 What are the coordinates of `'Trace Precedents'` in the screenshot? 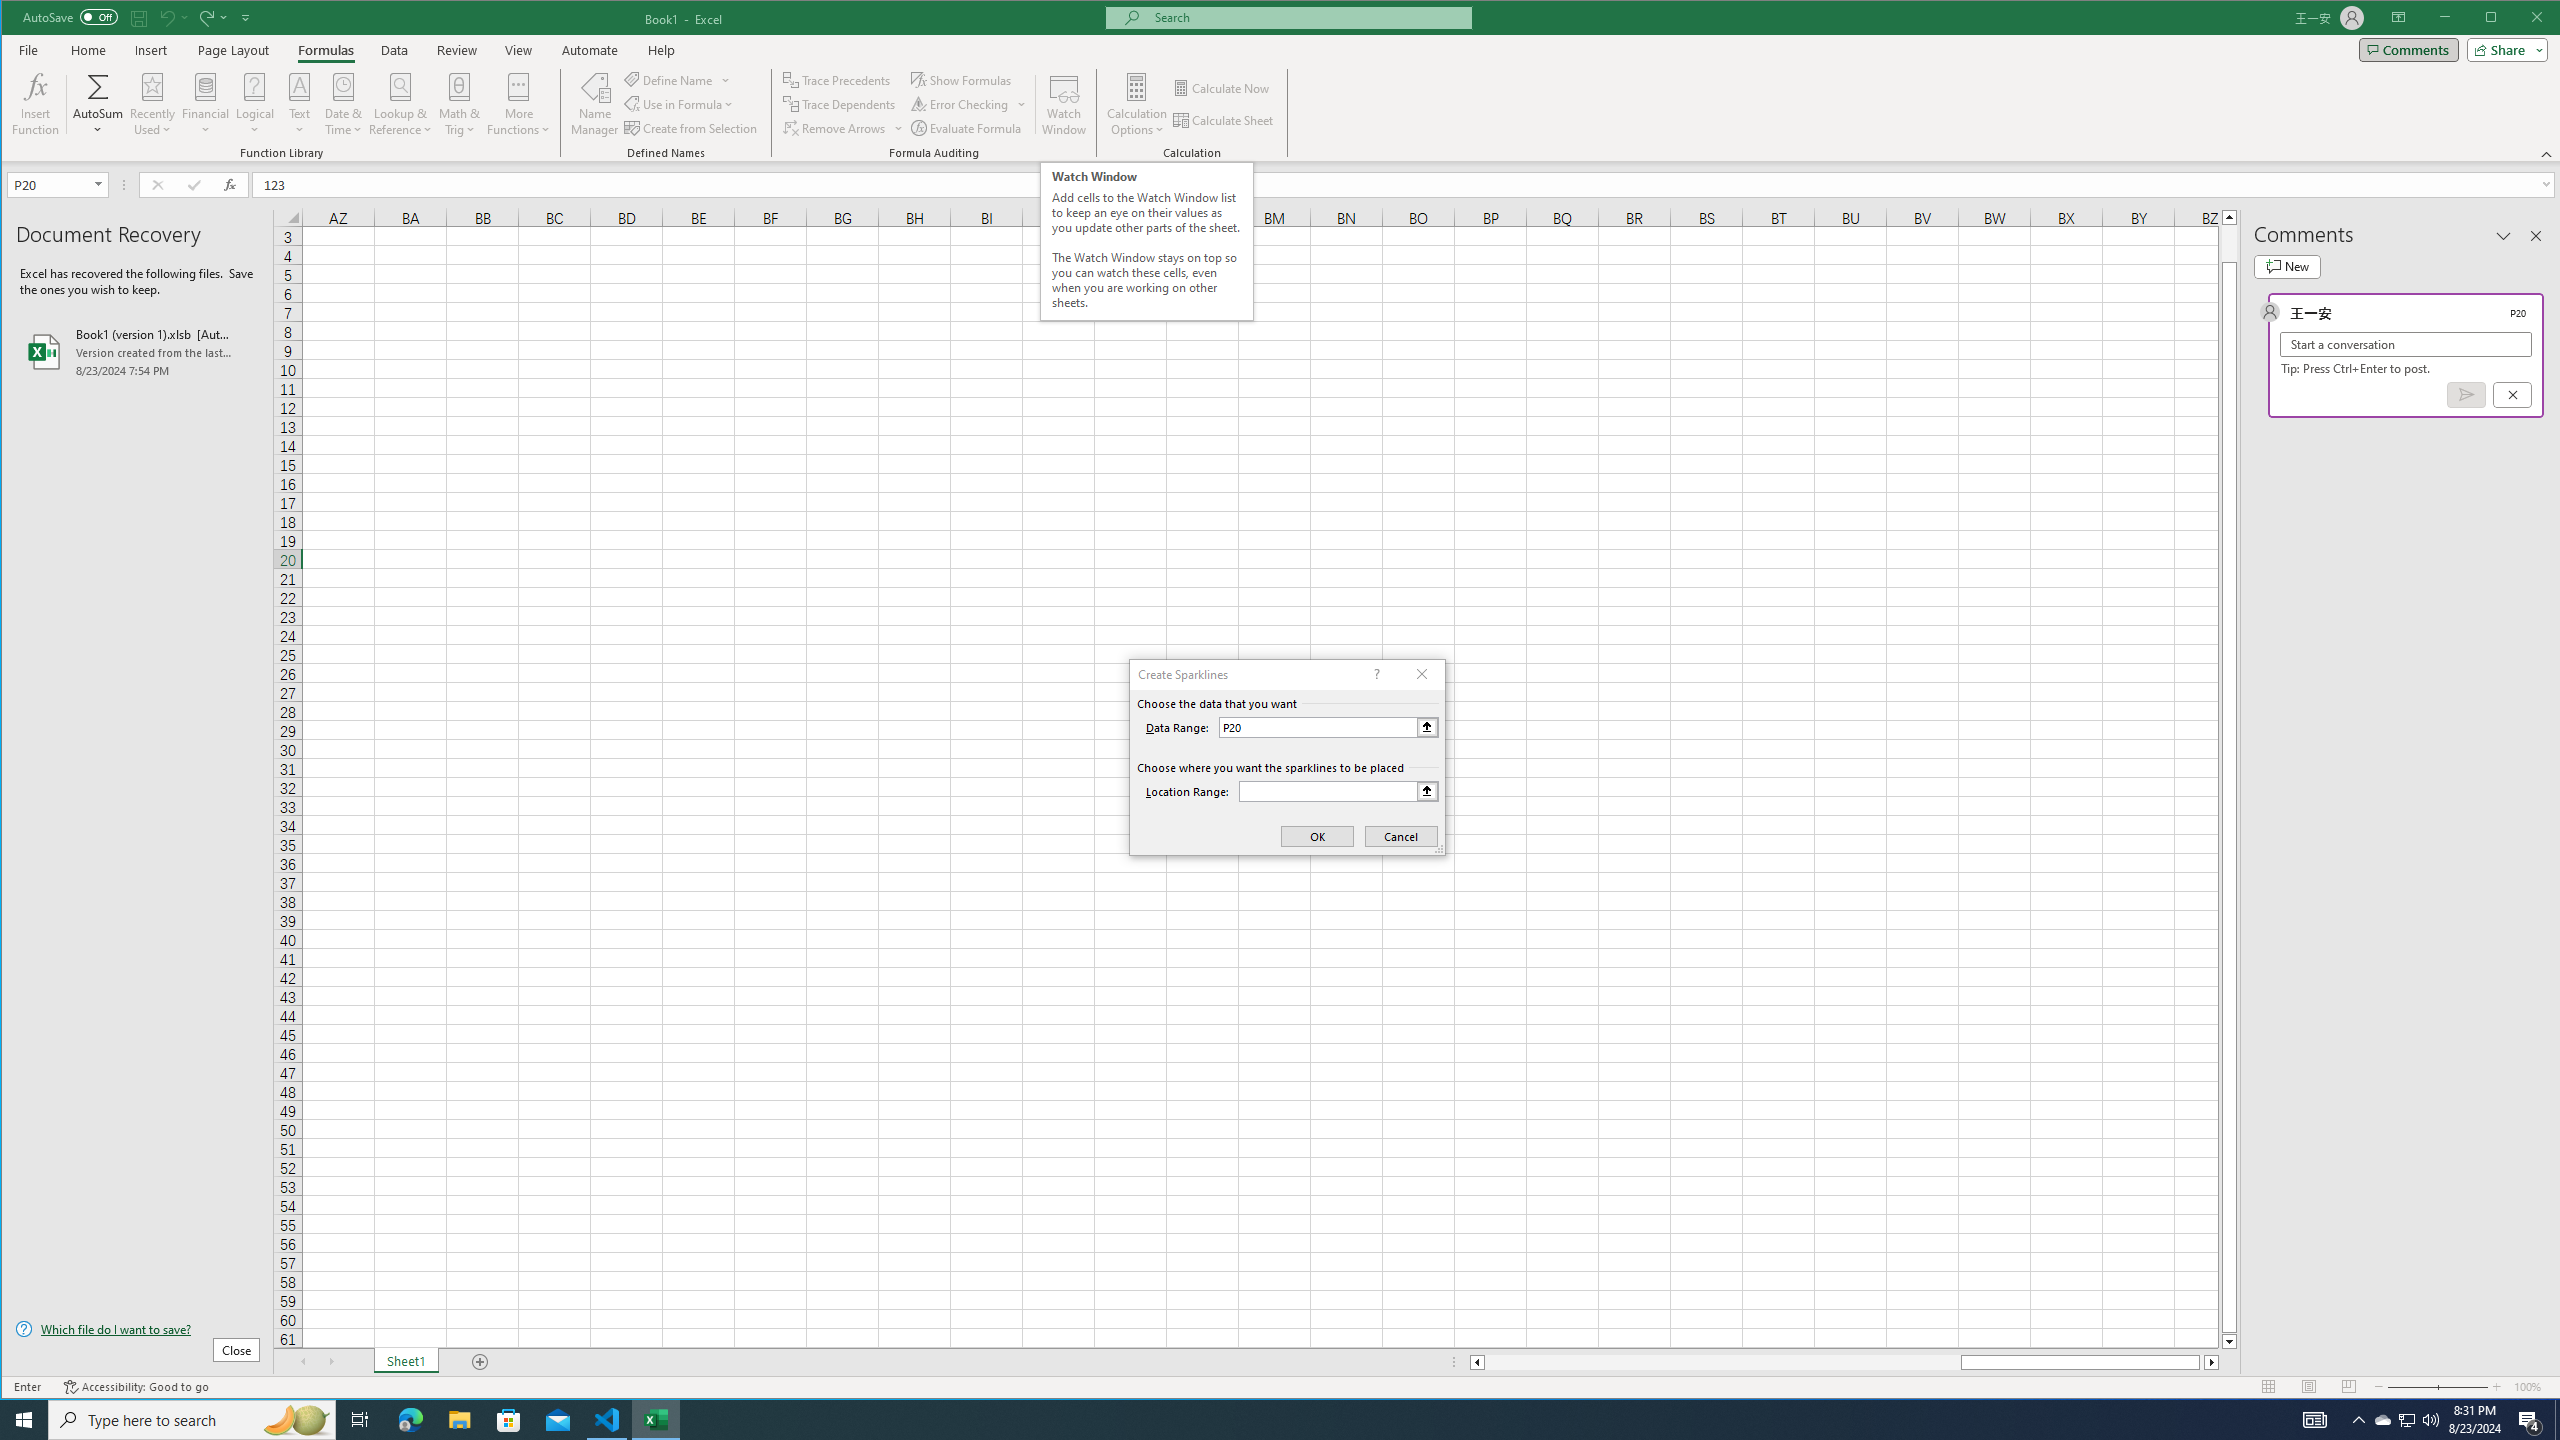 It's located at (837, 80).